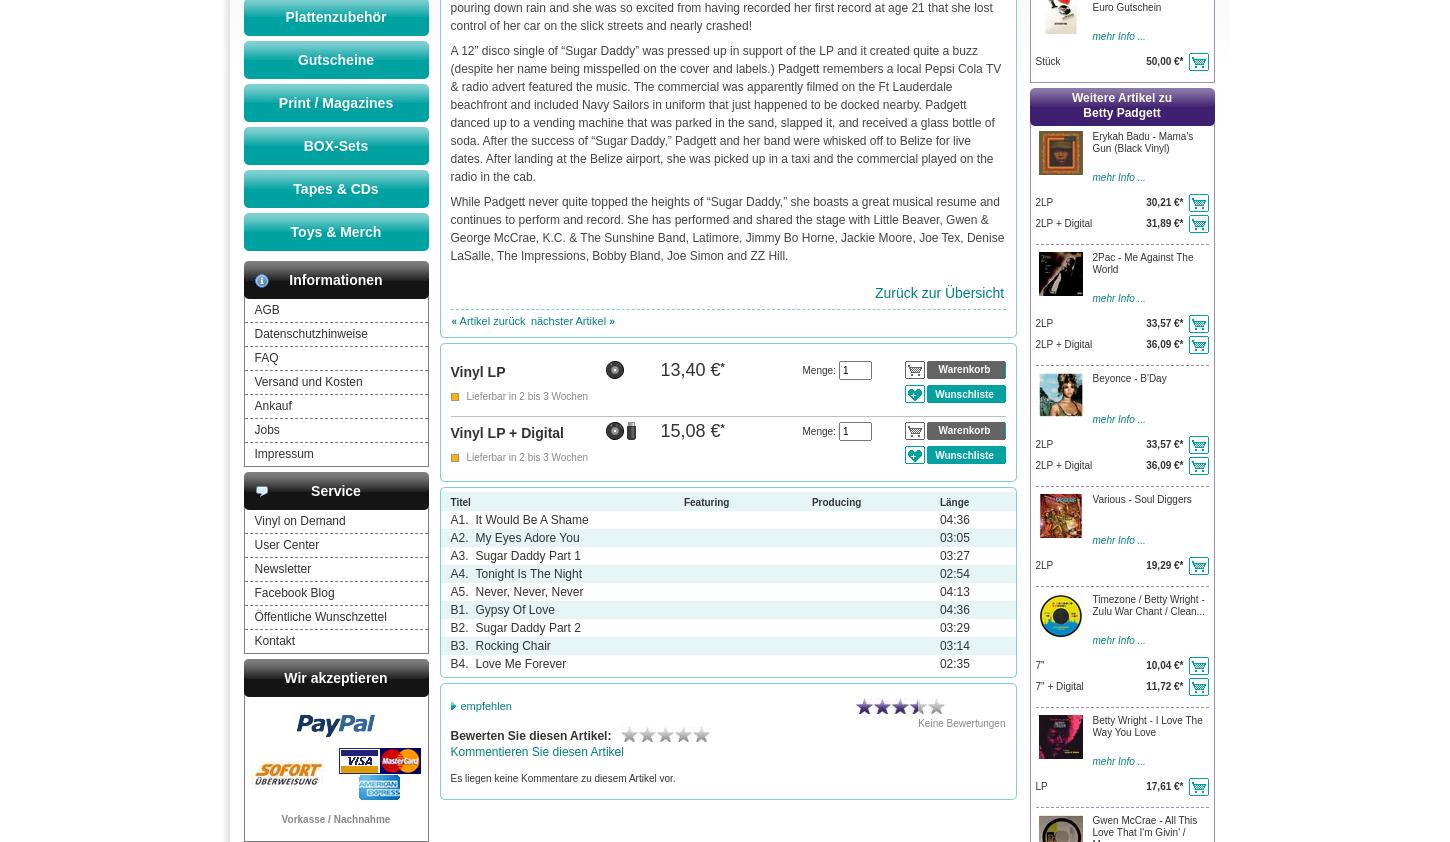 This screenshot has width=1450, height=842. Describe the element at coordinates (960, 723) in the screenshot. I see `'Keine Bewertungen'` at that location.